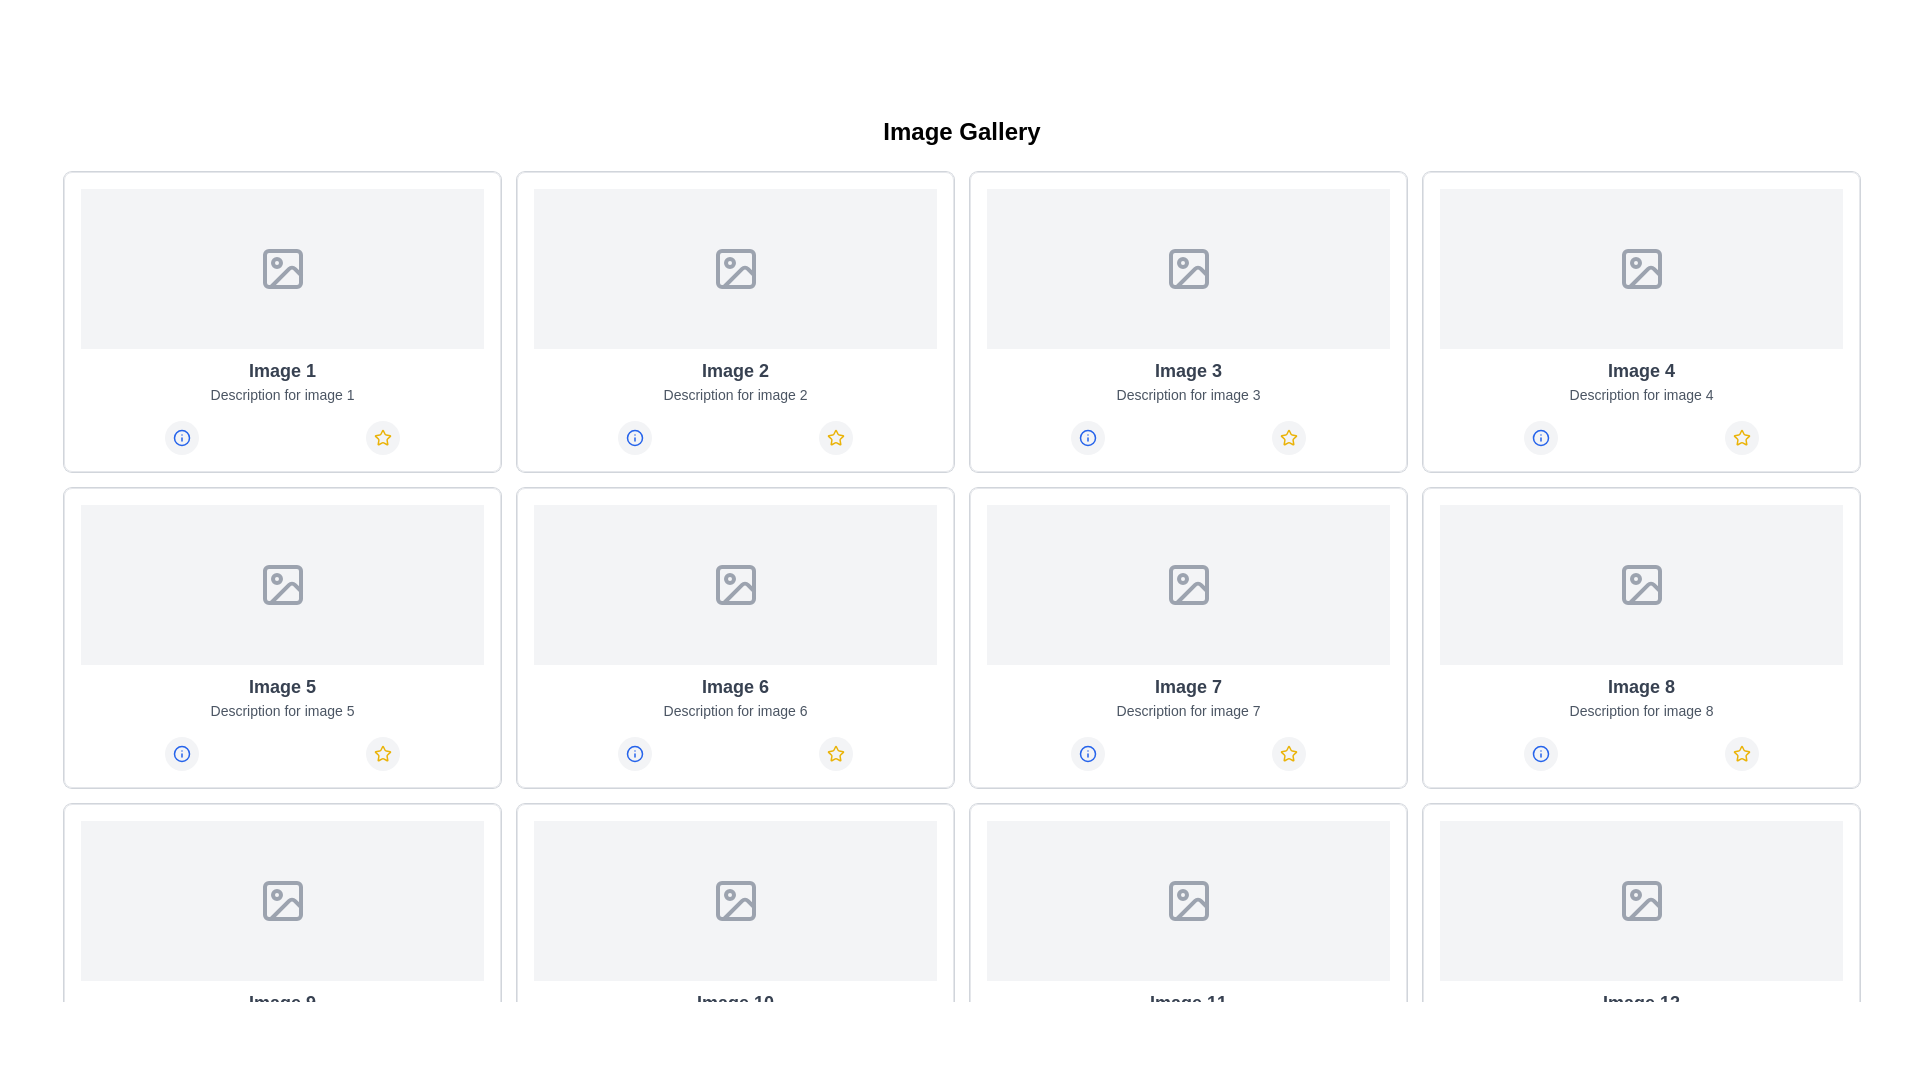 The height and width of the screenshot is (1080, 1920). What do you see at coordinates (1741, 753) in the screenshot?
I see `the star button located in the bottom right corner of the card for 'Image 8' to mark the item as a favorite` at bounding box center [1741, 753].